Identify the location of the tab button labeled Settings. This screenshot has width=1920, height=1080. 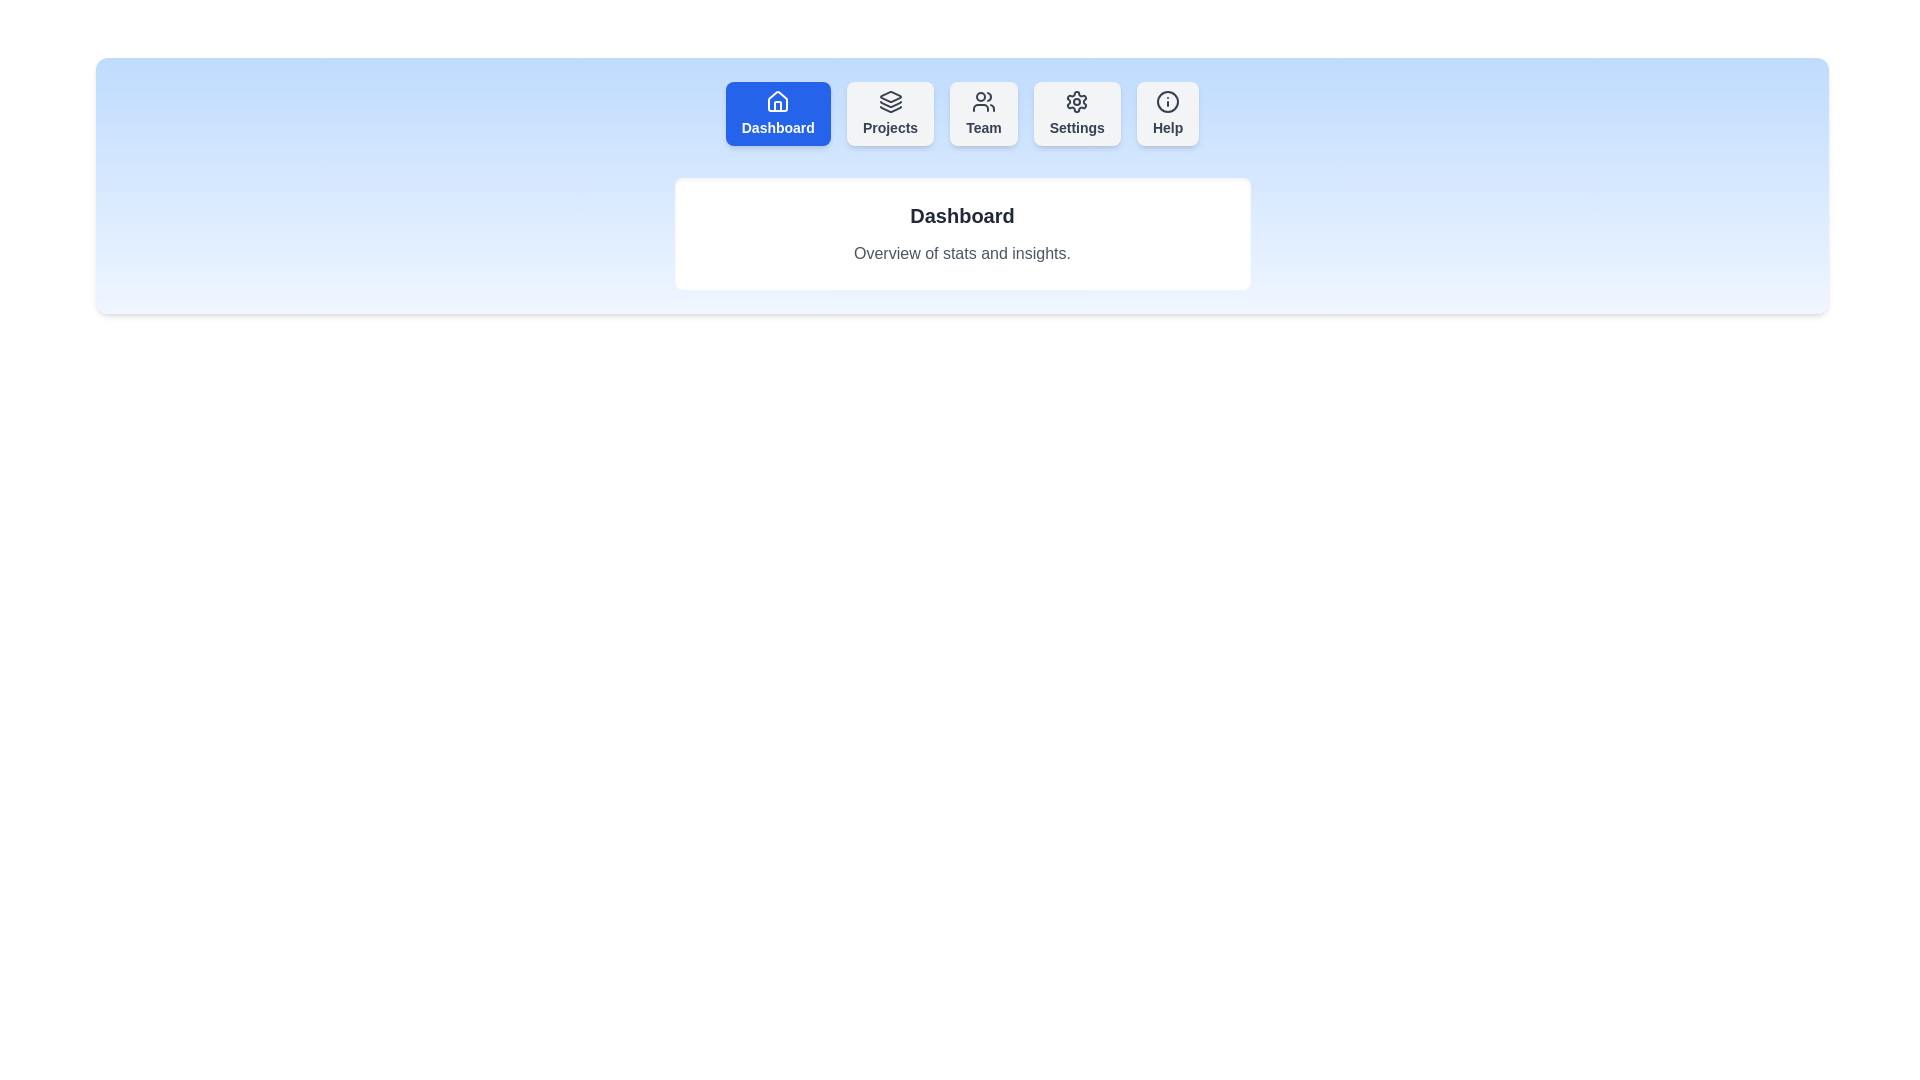
(1075, 114).